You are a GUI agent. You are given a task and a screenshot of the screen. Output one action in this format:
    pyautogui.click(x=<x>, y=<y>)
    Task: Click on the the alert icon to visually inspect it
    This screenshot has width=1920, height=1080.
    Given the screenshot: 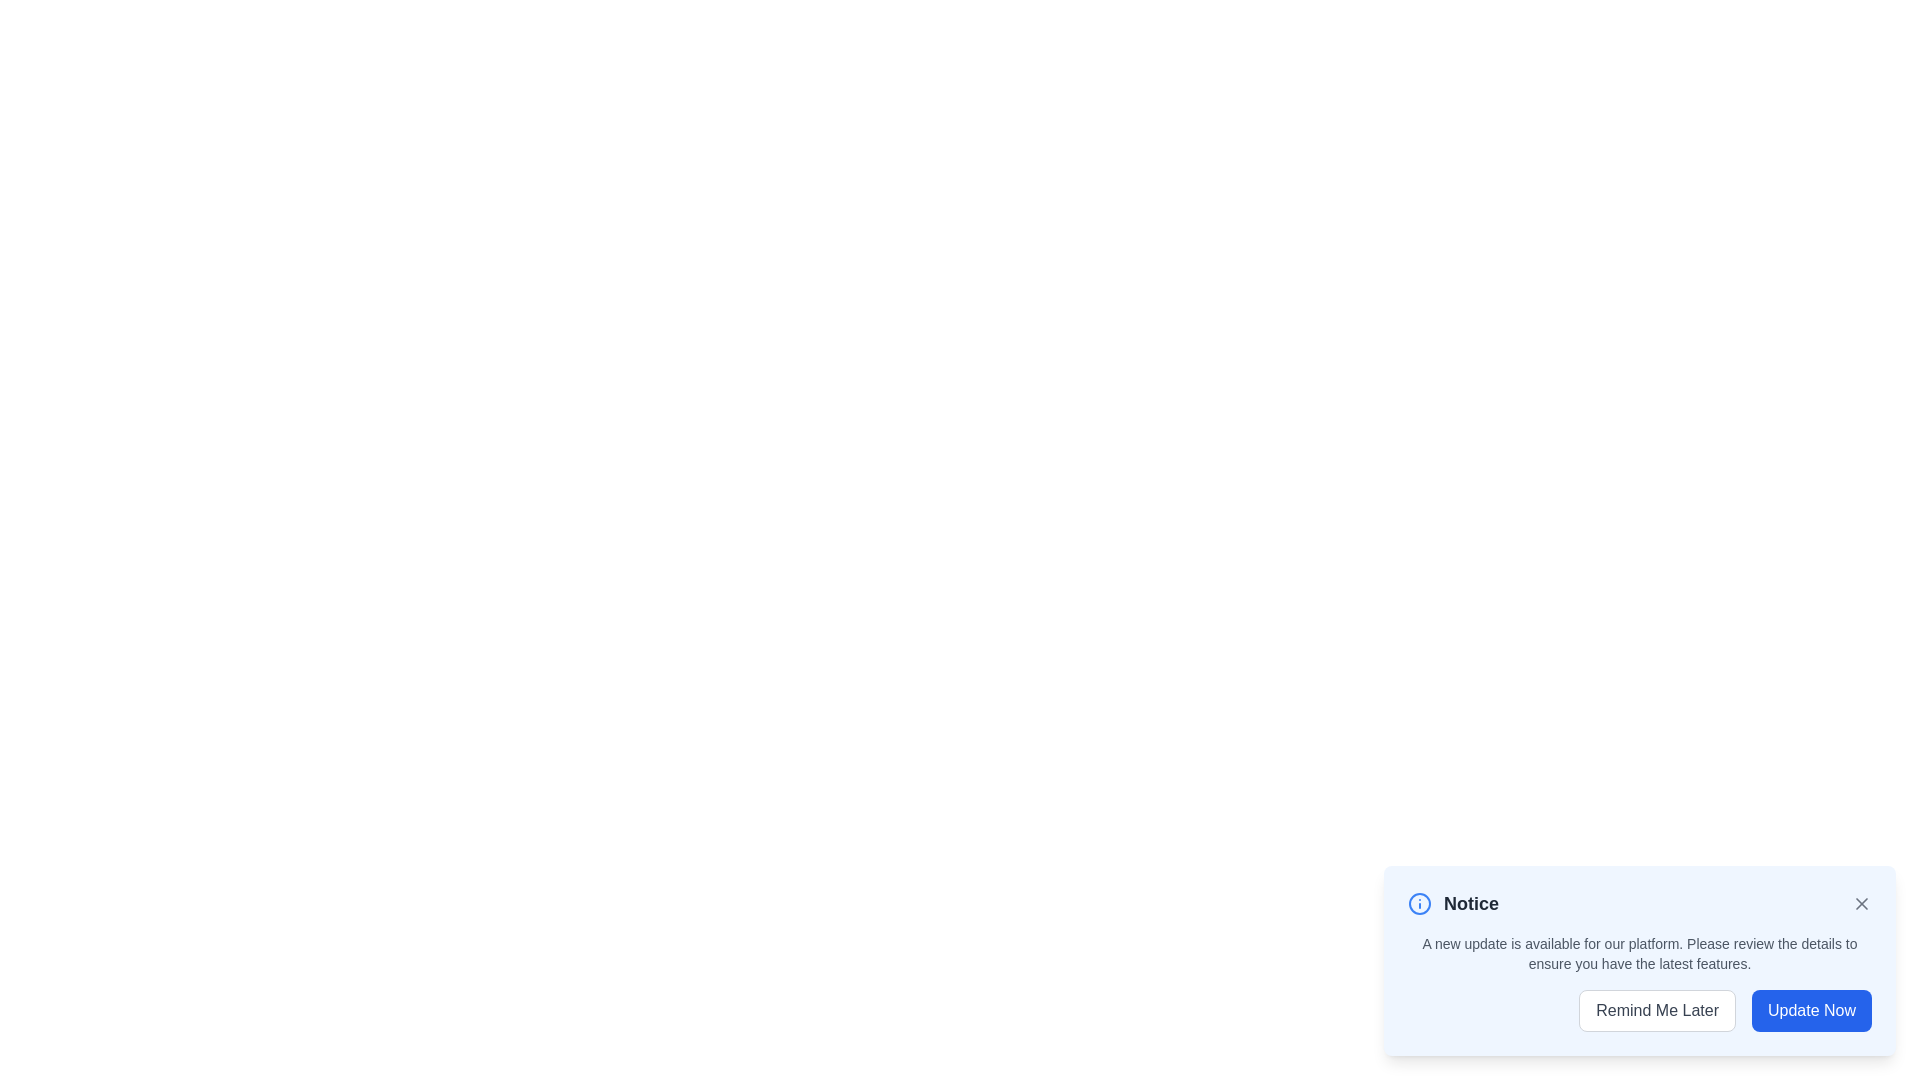 What is the action you would take?
    pyautogui.click(x=1419, y=903)
    